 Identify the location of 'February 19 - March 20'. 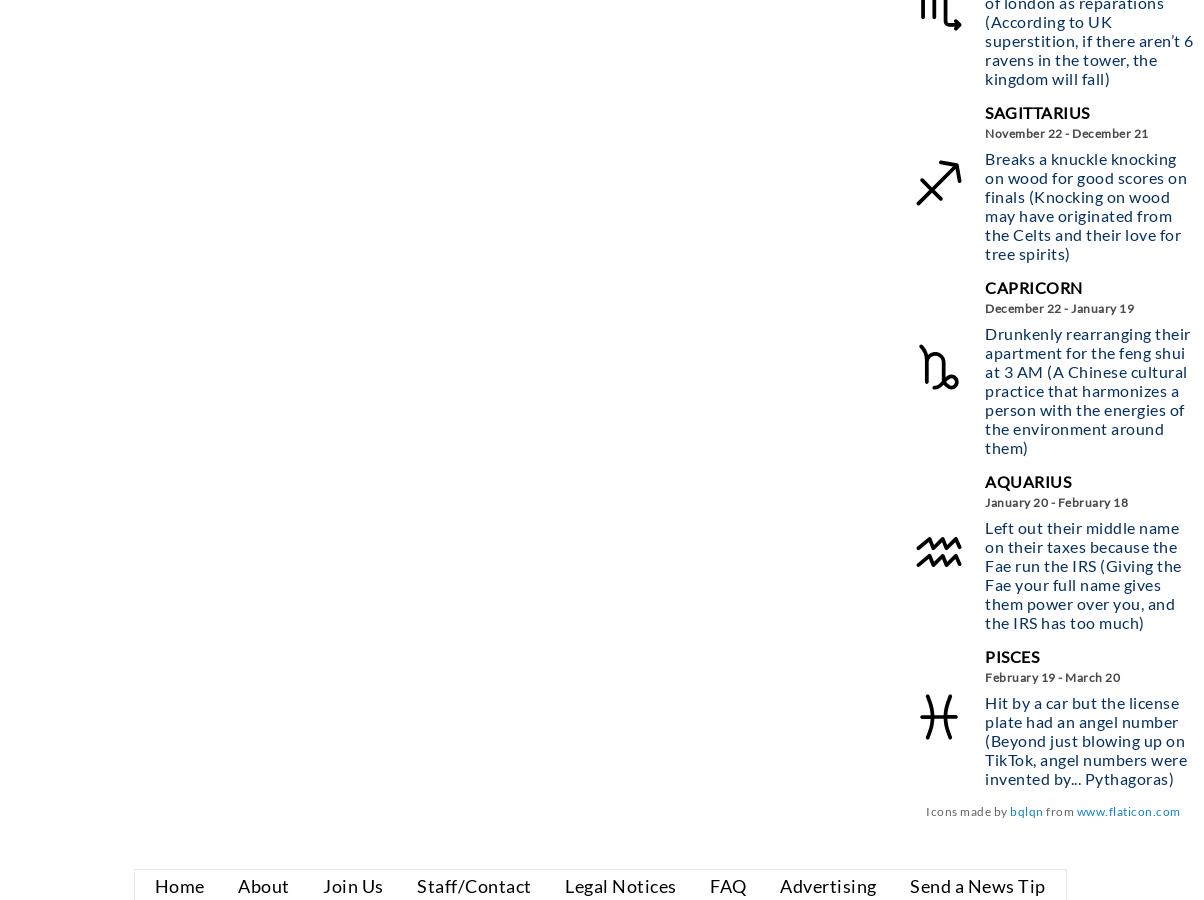
(1052, 675).